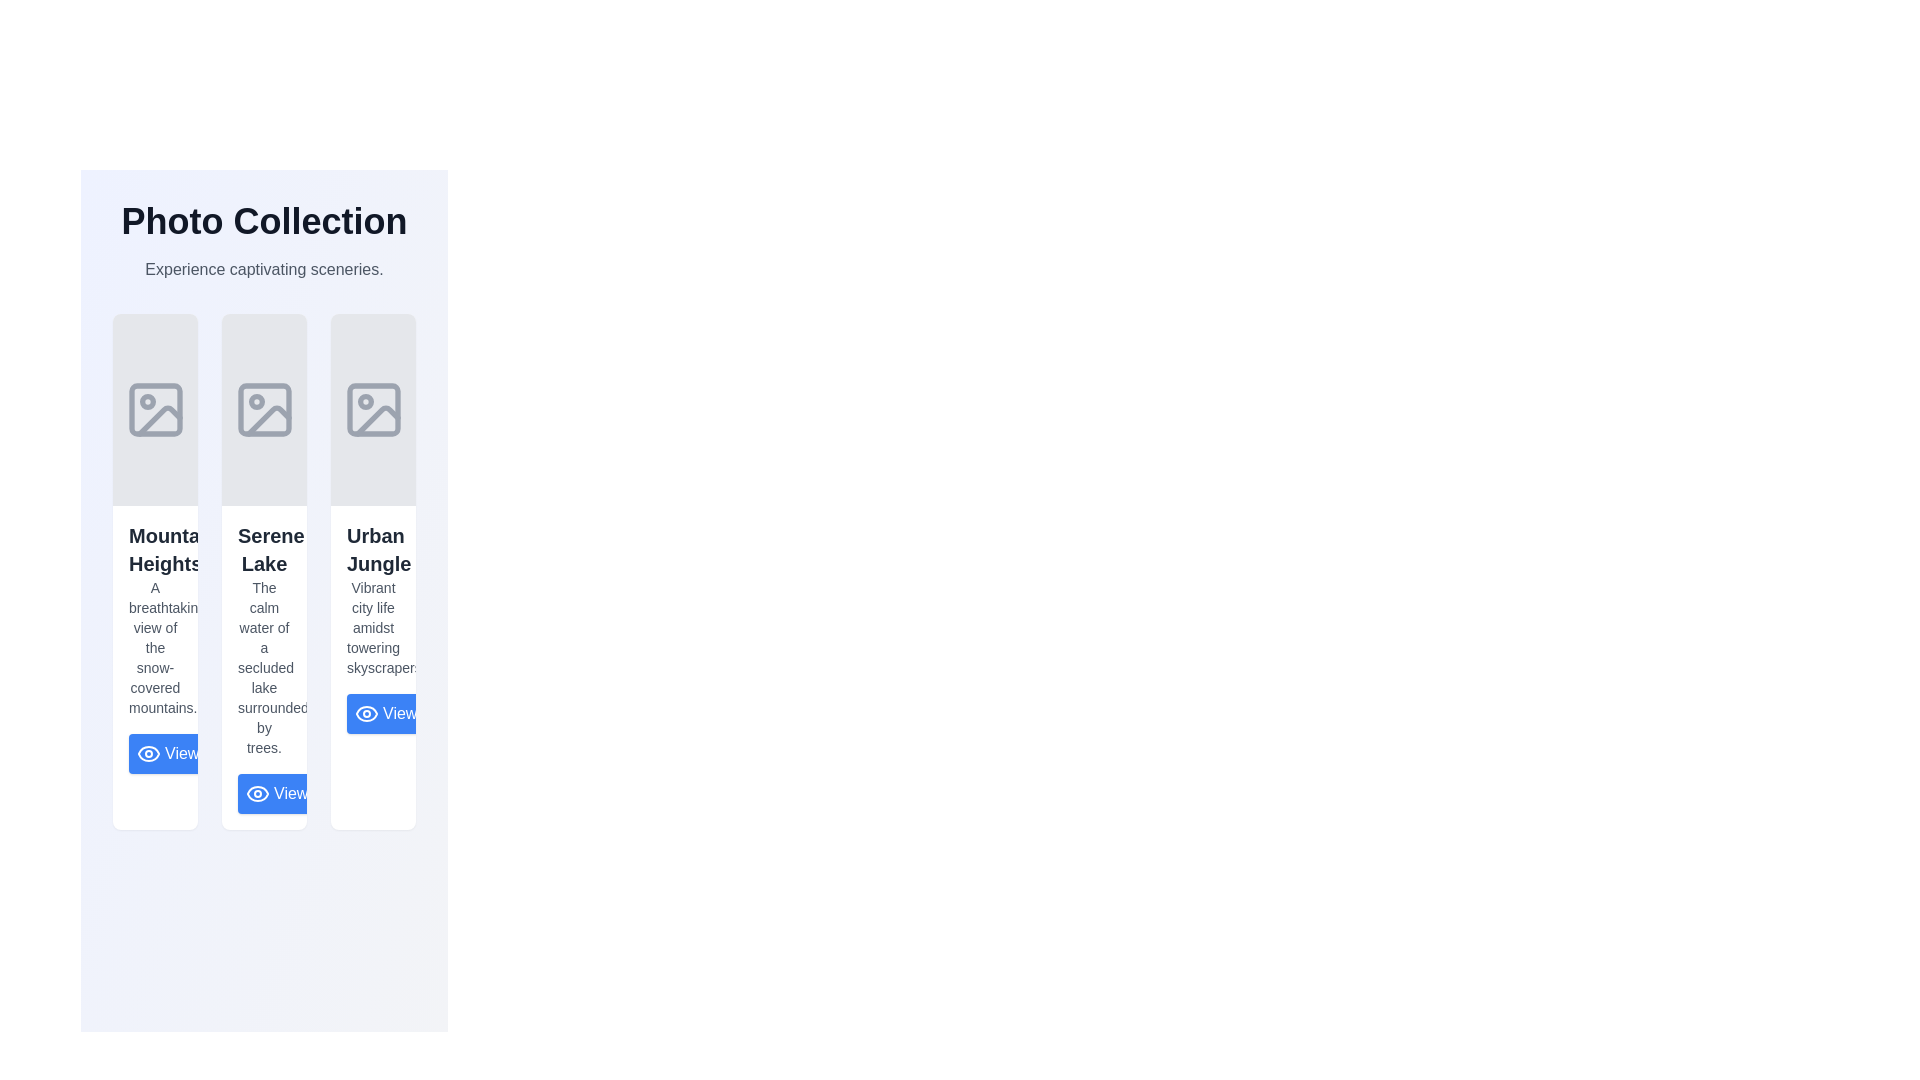 The width and height of the screenshot is (1920, 1080). What do you see at coordinates (373, 408) in the screenshot?
I see `the square with rounded corners that is part of the icon representing a picture under the 'Urban Jungle' text` at bounding box center [373, 408].